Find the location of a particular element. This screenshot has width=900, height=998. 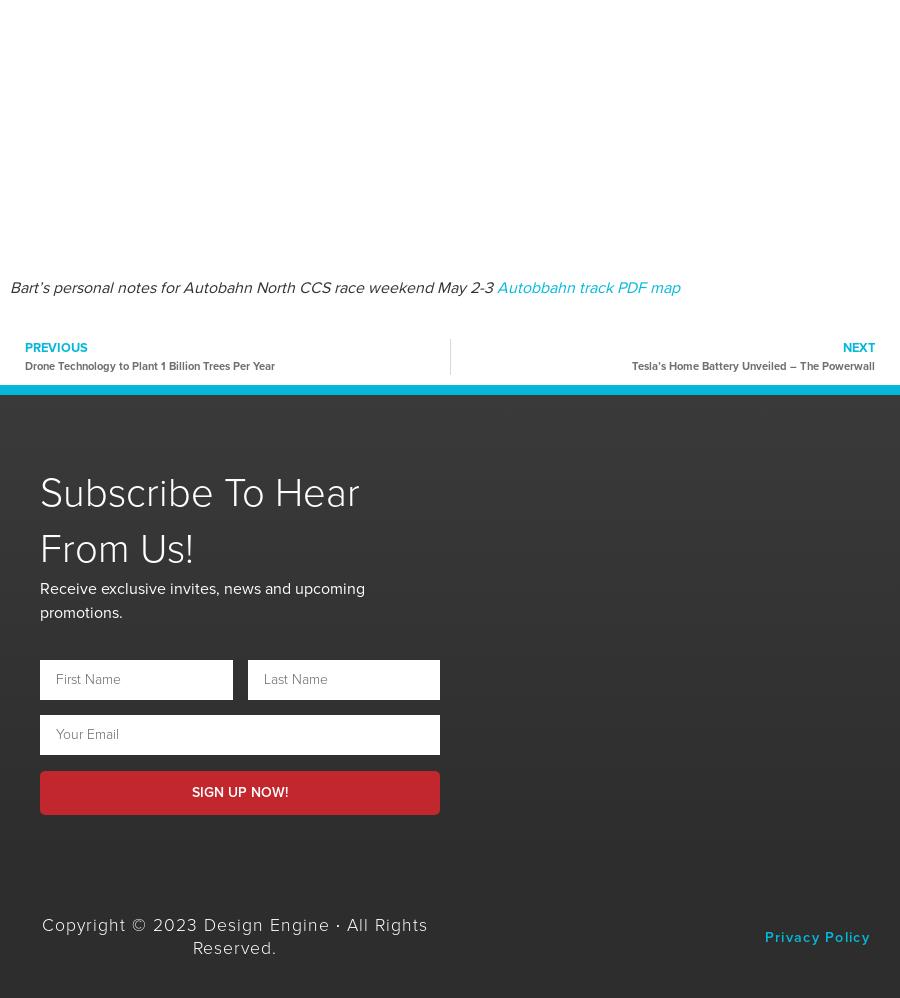

'Receive exclusive invites, news and upcoming promotions.' is located at coordinates (202, 600).